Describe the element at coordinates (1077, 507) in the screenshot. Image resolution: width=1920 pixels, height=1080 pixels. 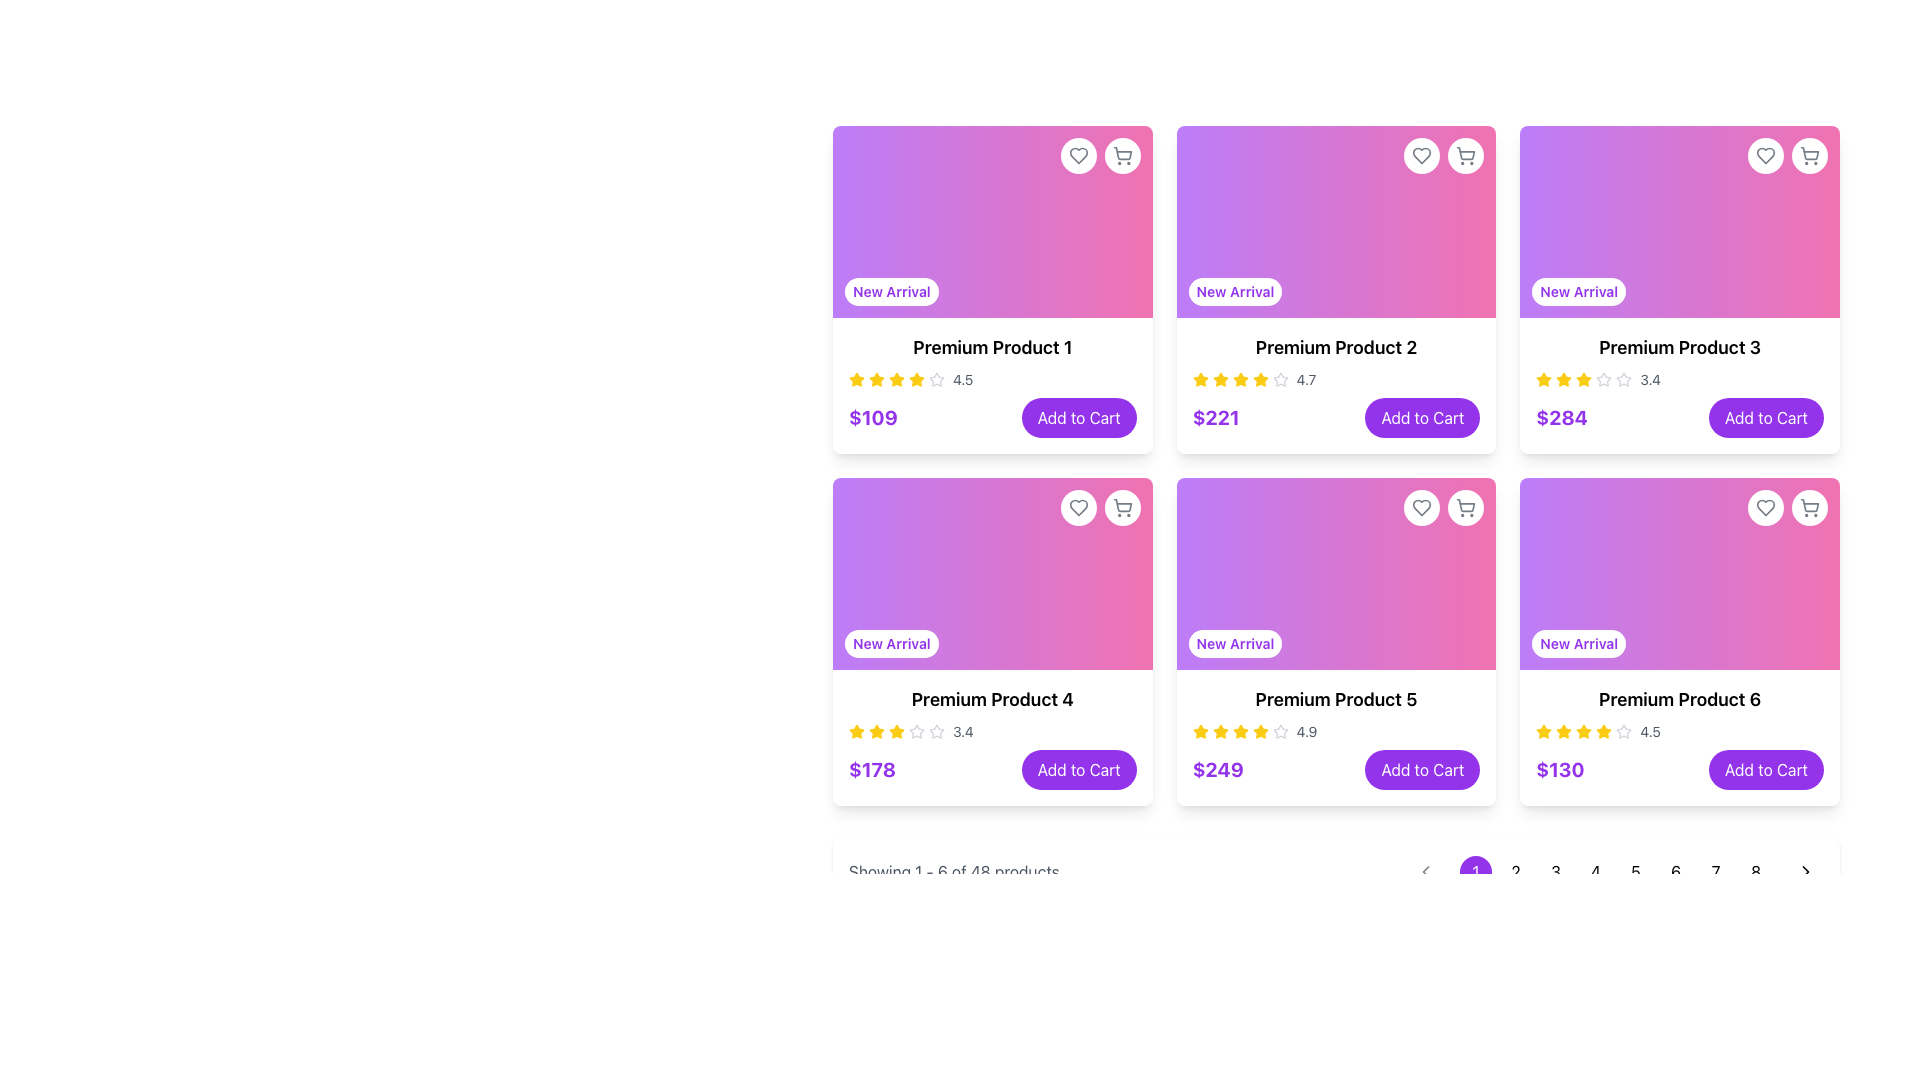
I see `the heart icon located in the top-right corner of the 'Premium Product 5' card` at that location.